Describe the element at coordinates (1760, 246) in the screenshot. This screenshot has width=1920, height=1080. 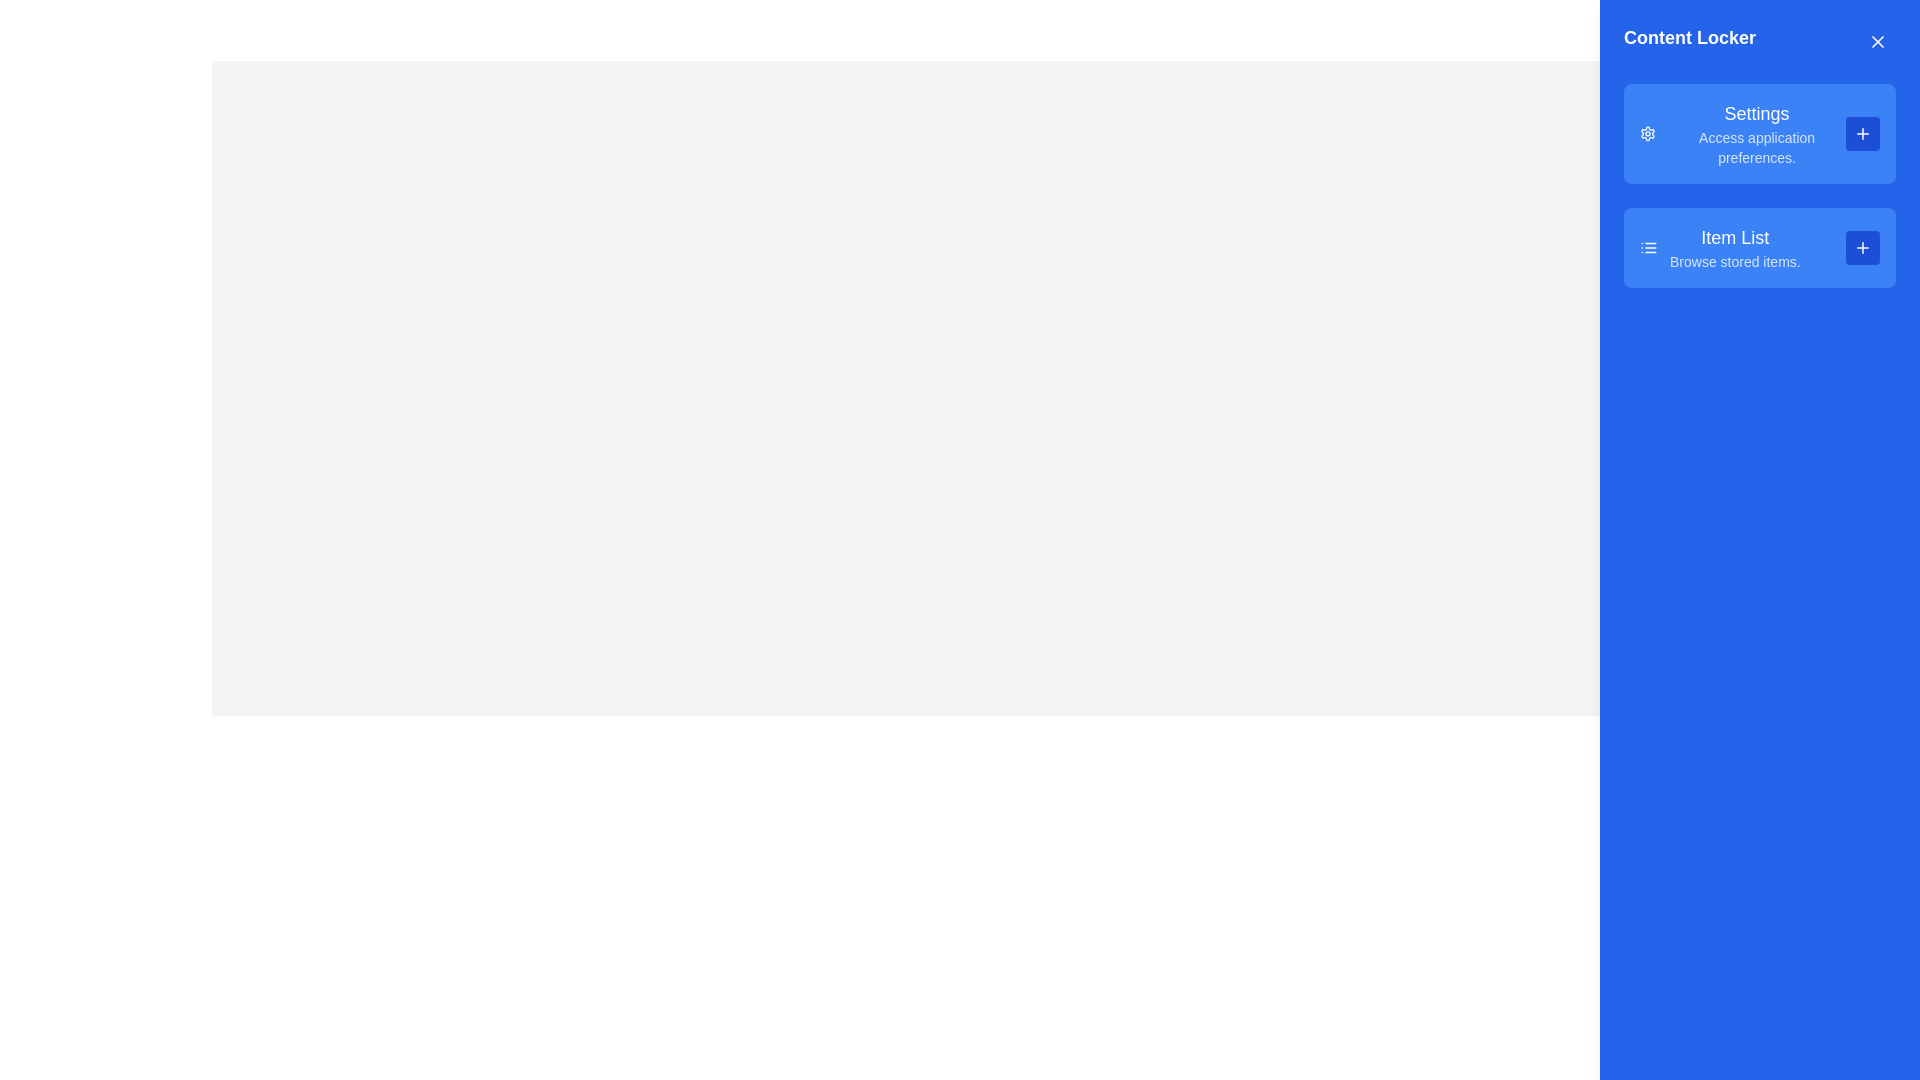
I see `the blue rounded button labeled 'Item List'` at that location.